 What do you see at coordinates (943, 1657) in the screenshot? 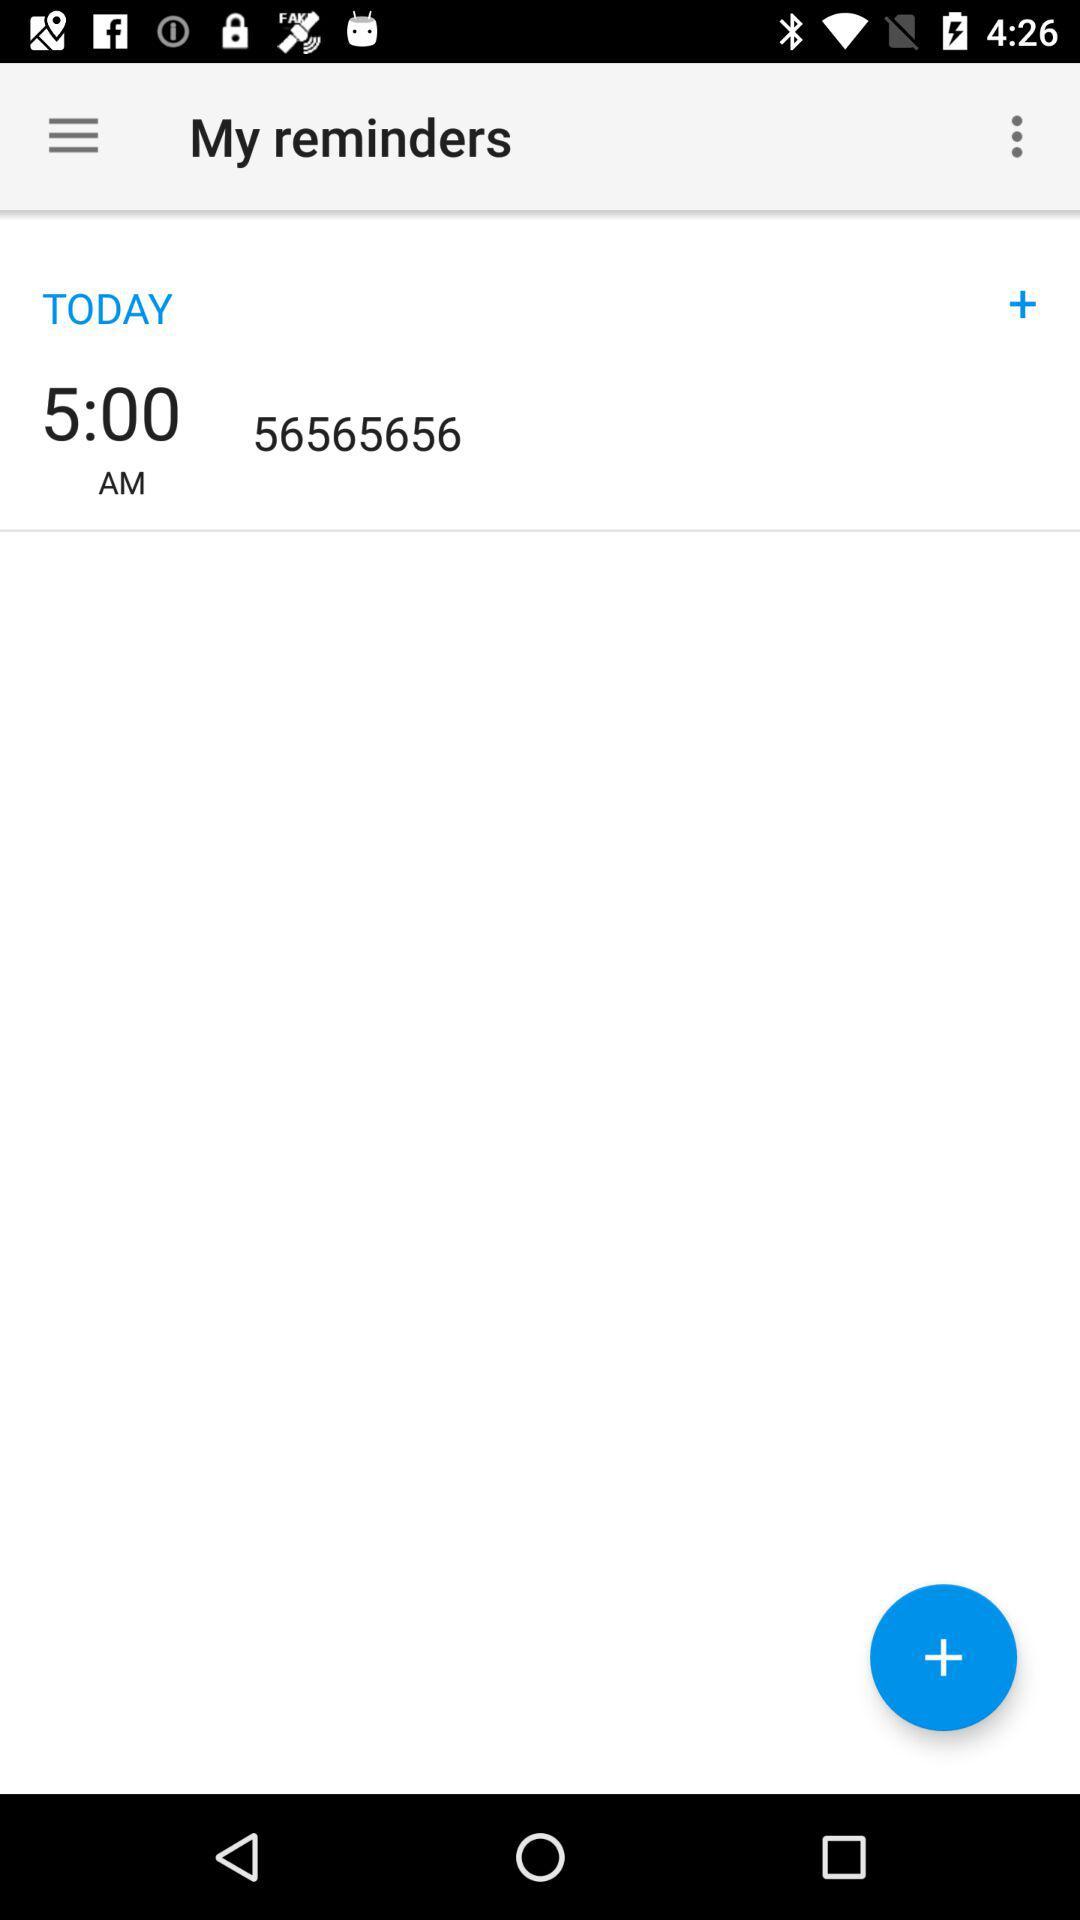
I see `button` at bounding box center [943, 1657].